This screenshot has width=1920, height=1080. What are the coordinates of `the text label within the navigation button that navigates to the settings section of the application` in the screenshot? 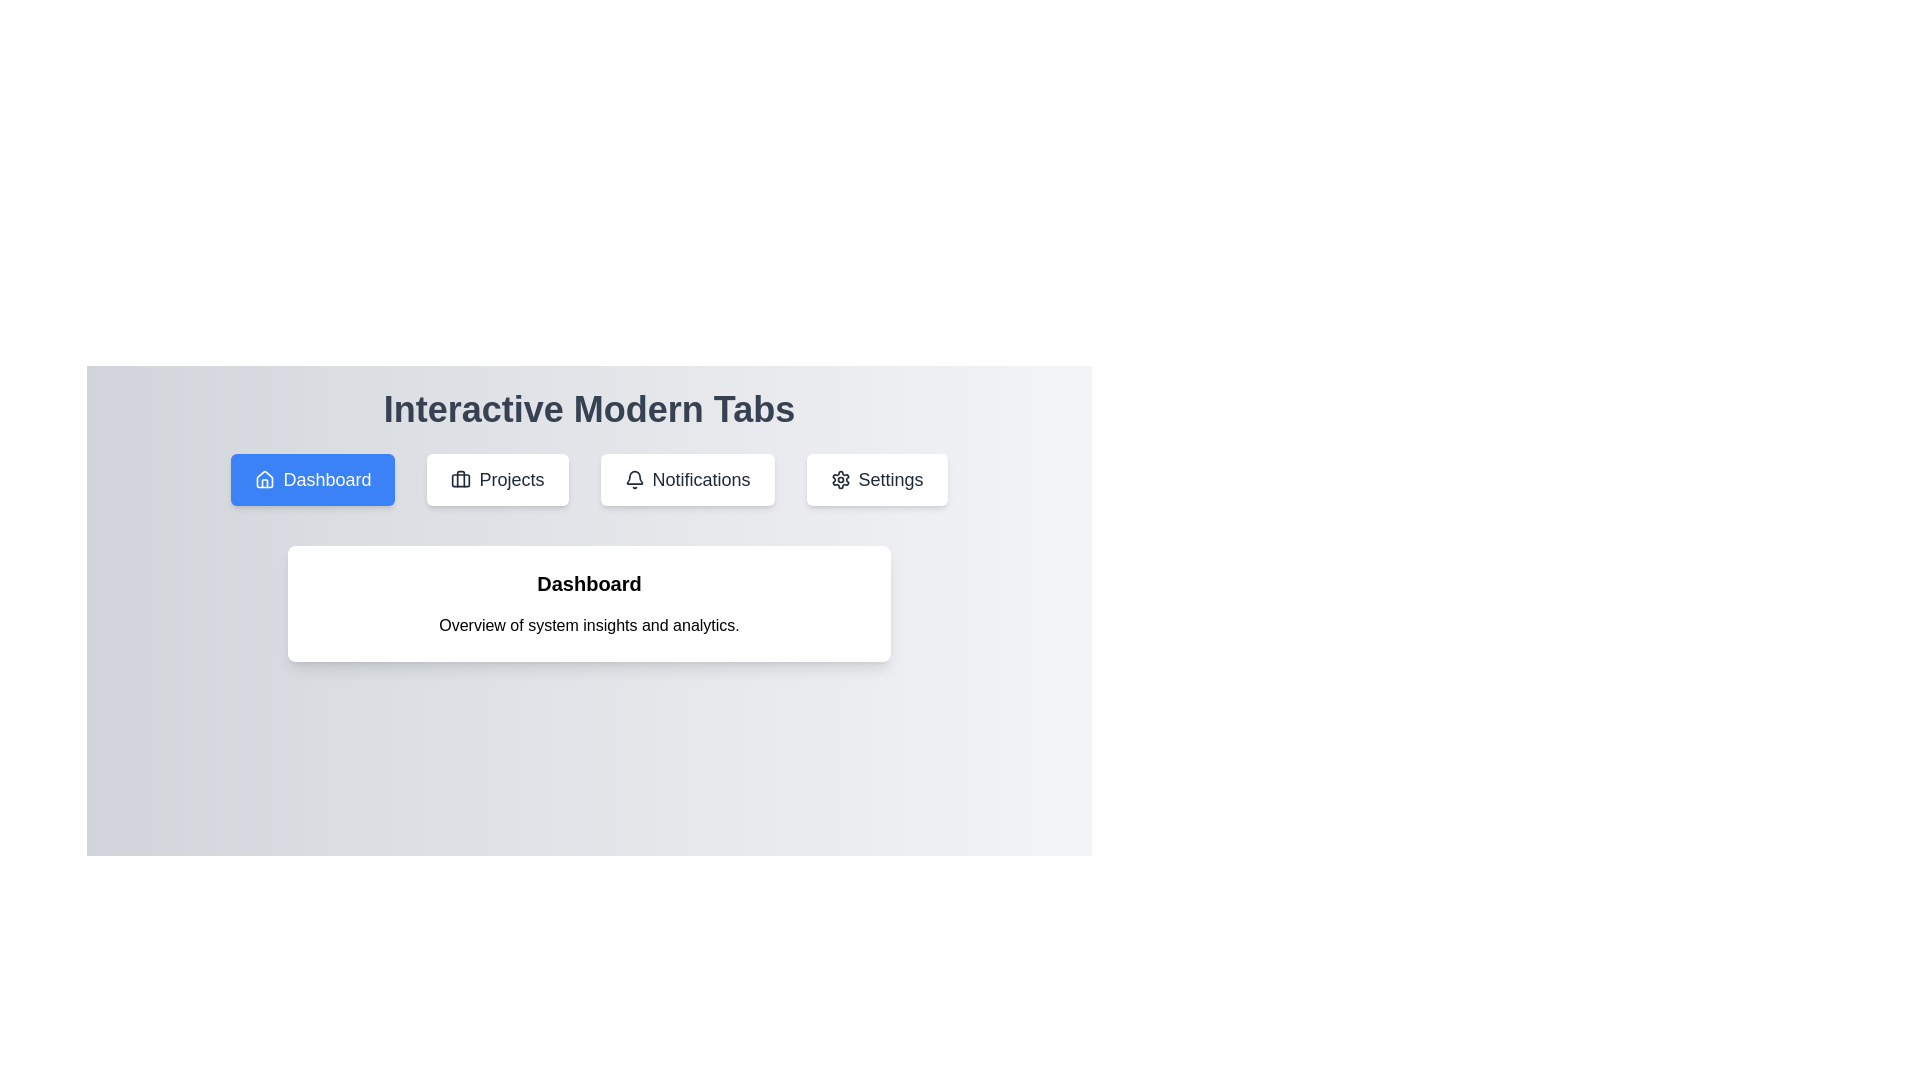 It's located at (890, 479).